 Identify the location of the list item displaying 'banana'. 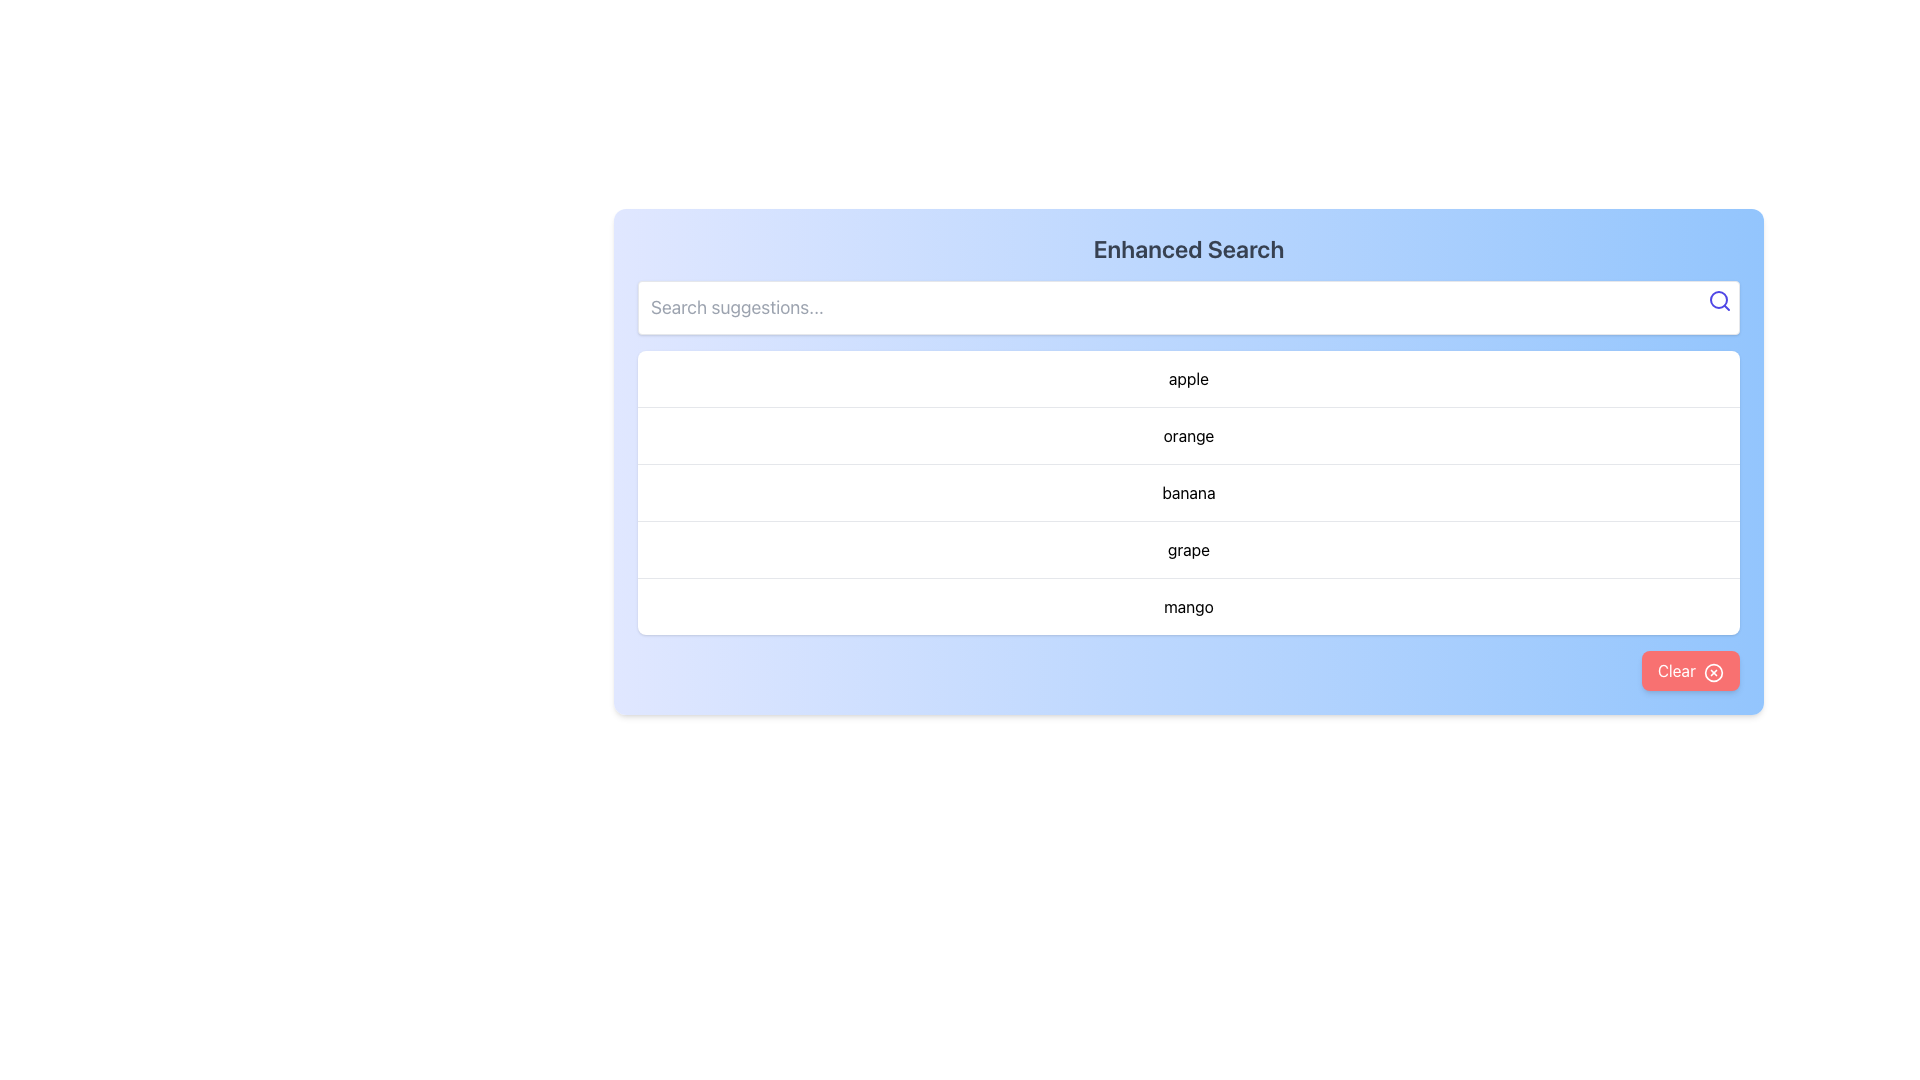
(1189, 492).